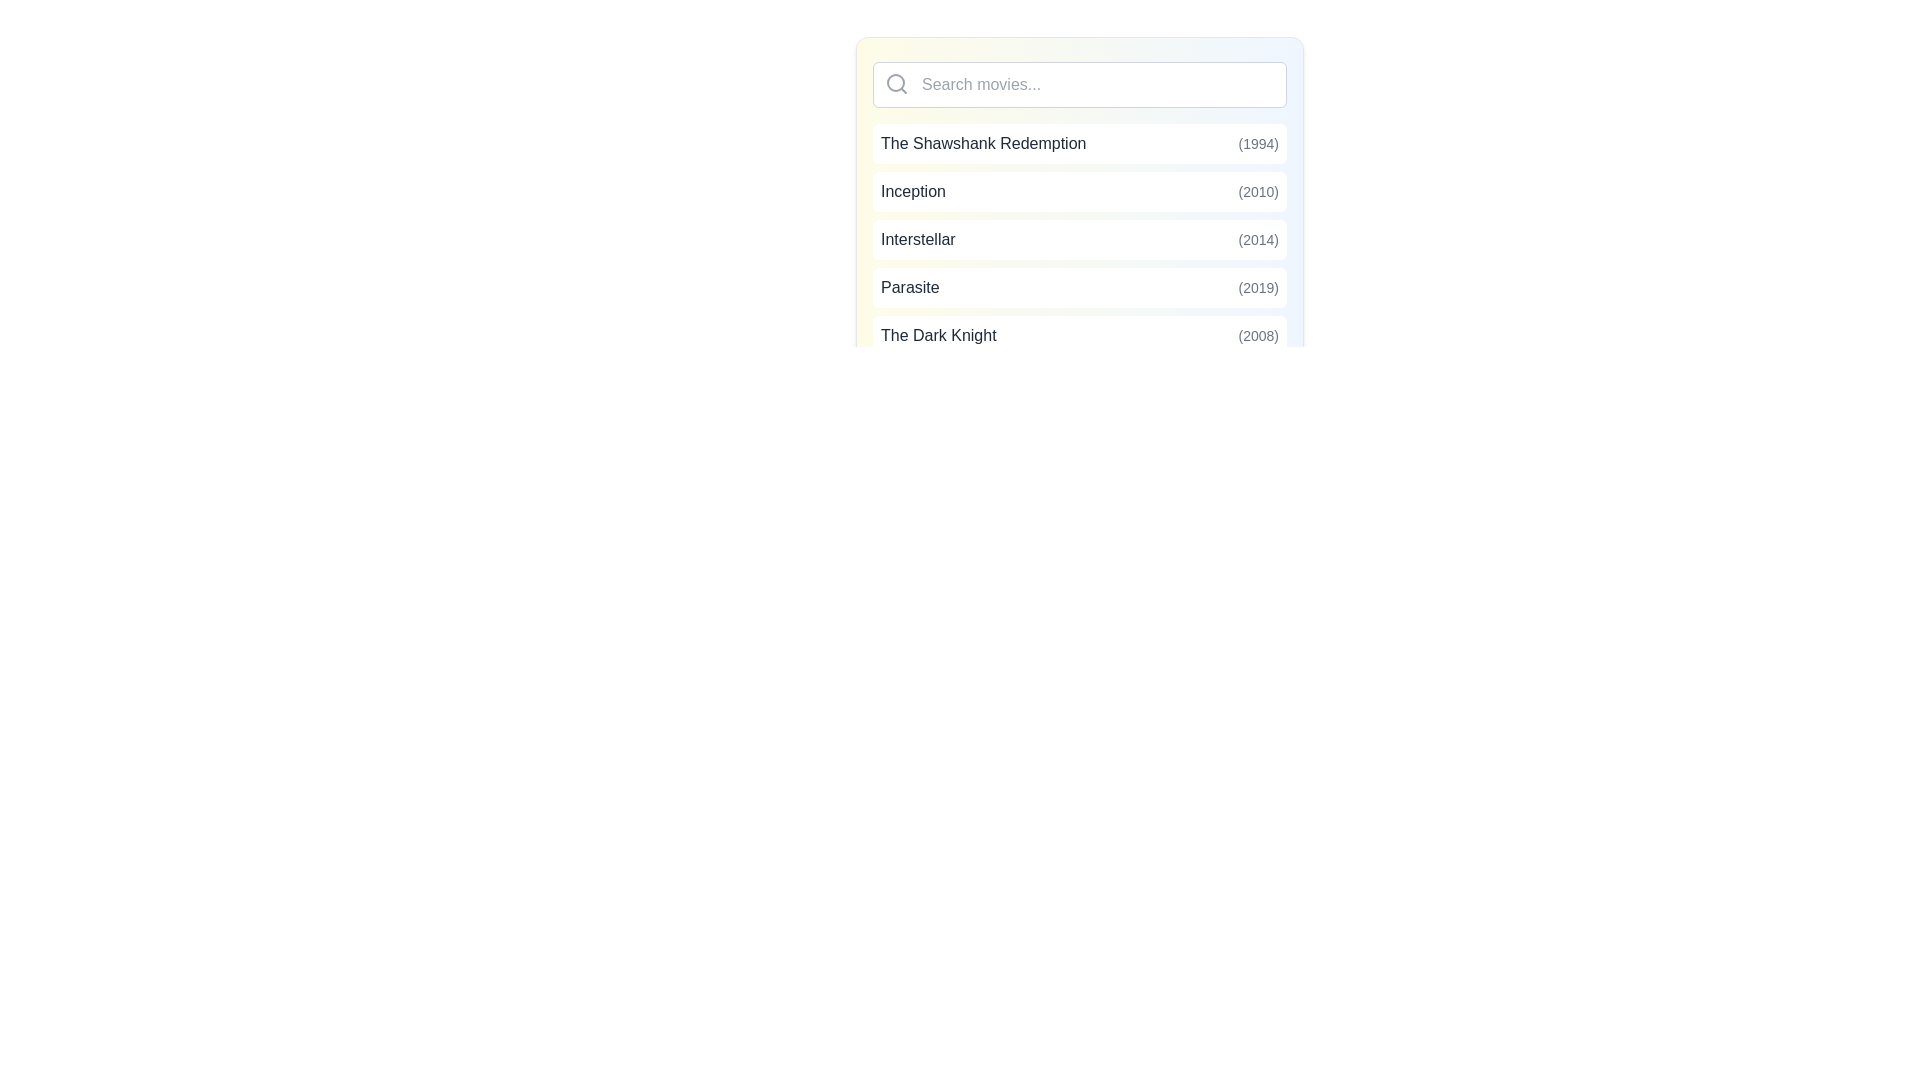  What do you see at coordinates (1257, 238) in the screenshot?
I see `the static text label displaying the release year '2014' for the movie 'Interstellar', which is positioned to the right of the movie title` at bounding box center [1257, 238].